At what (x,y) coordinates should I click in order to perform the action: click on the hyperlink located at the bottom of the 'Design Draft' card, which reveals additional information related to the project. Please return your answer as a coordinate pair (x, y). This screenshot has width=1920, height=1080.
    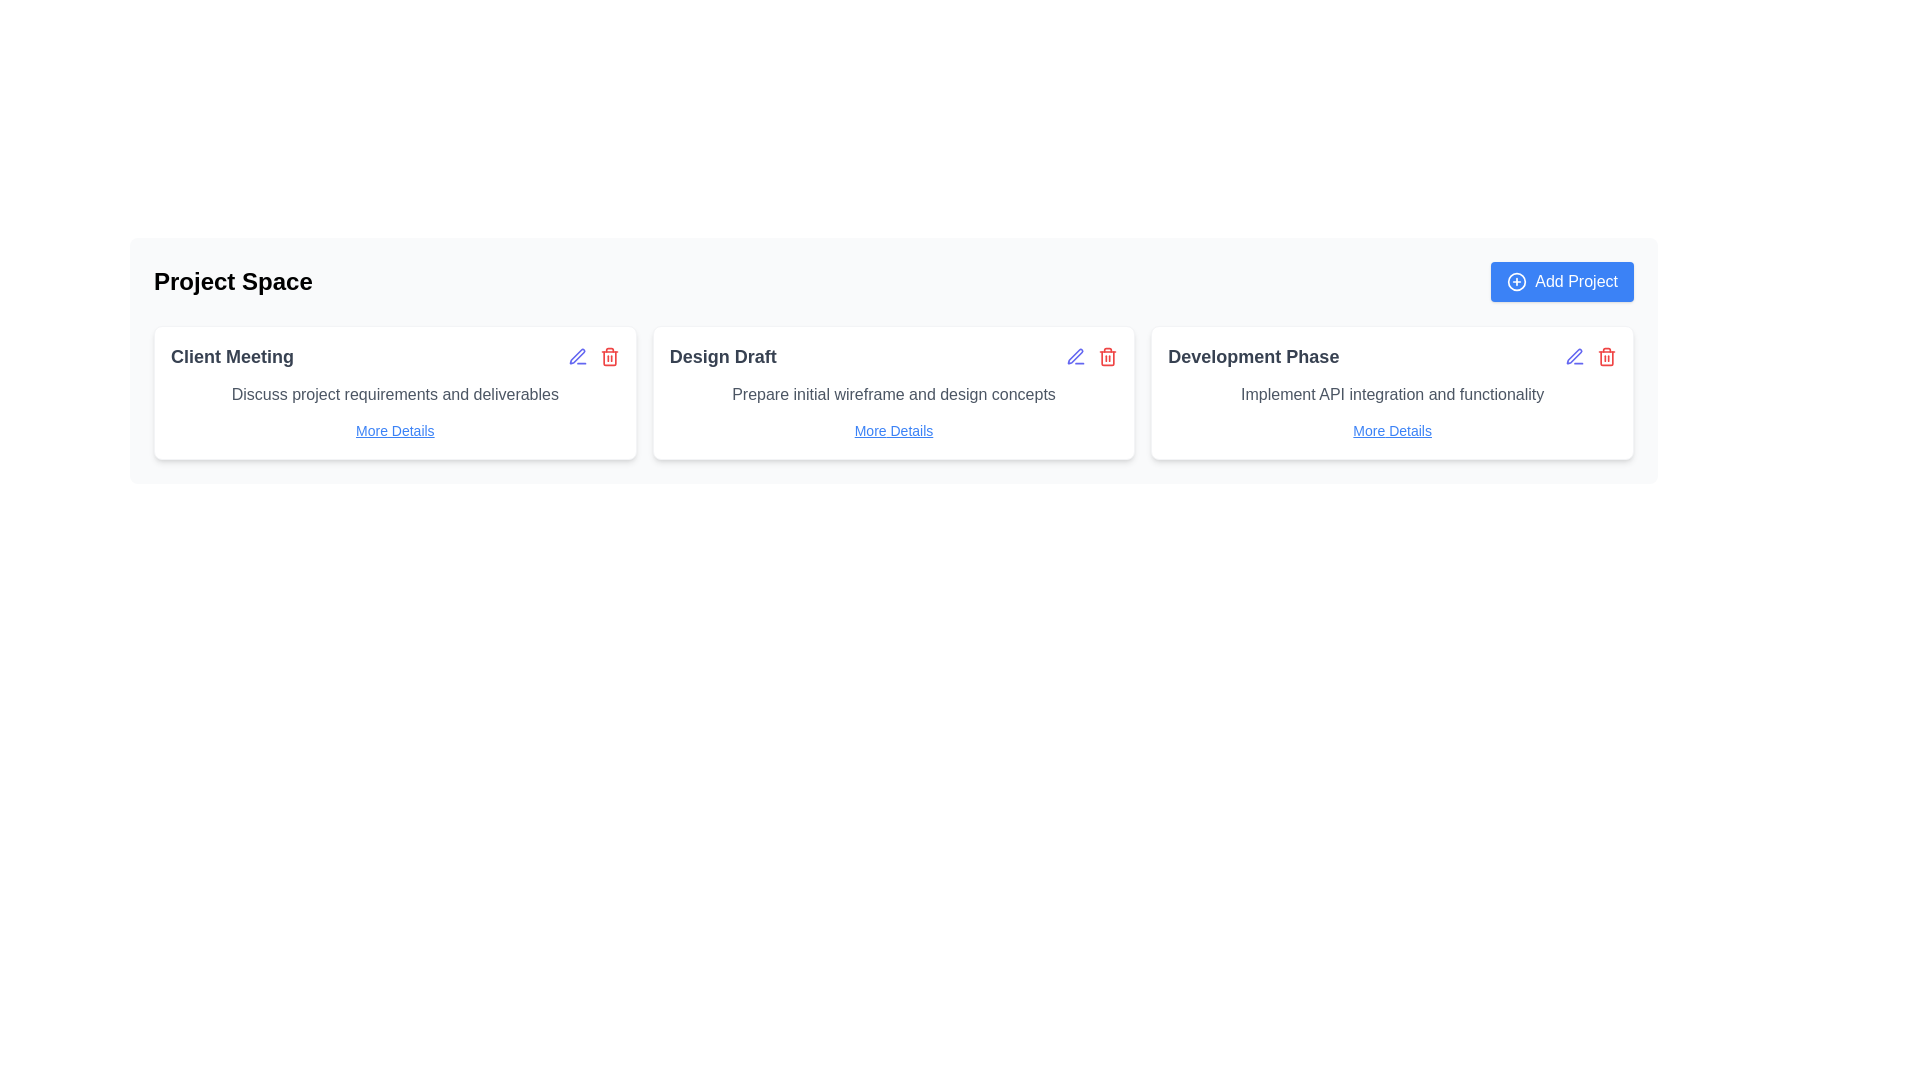
    Looking at the image, I should click on (892, 430).